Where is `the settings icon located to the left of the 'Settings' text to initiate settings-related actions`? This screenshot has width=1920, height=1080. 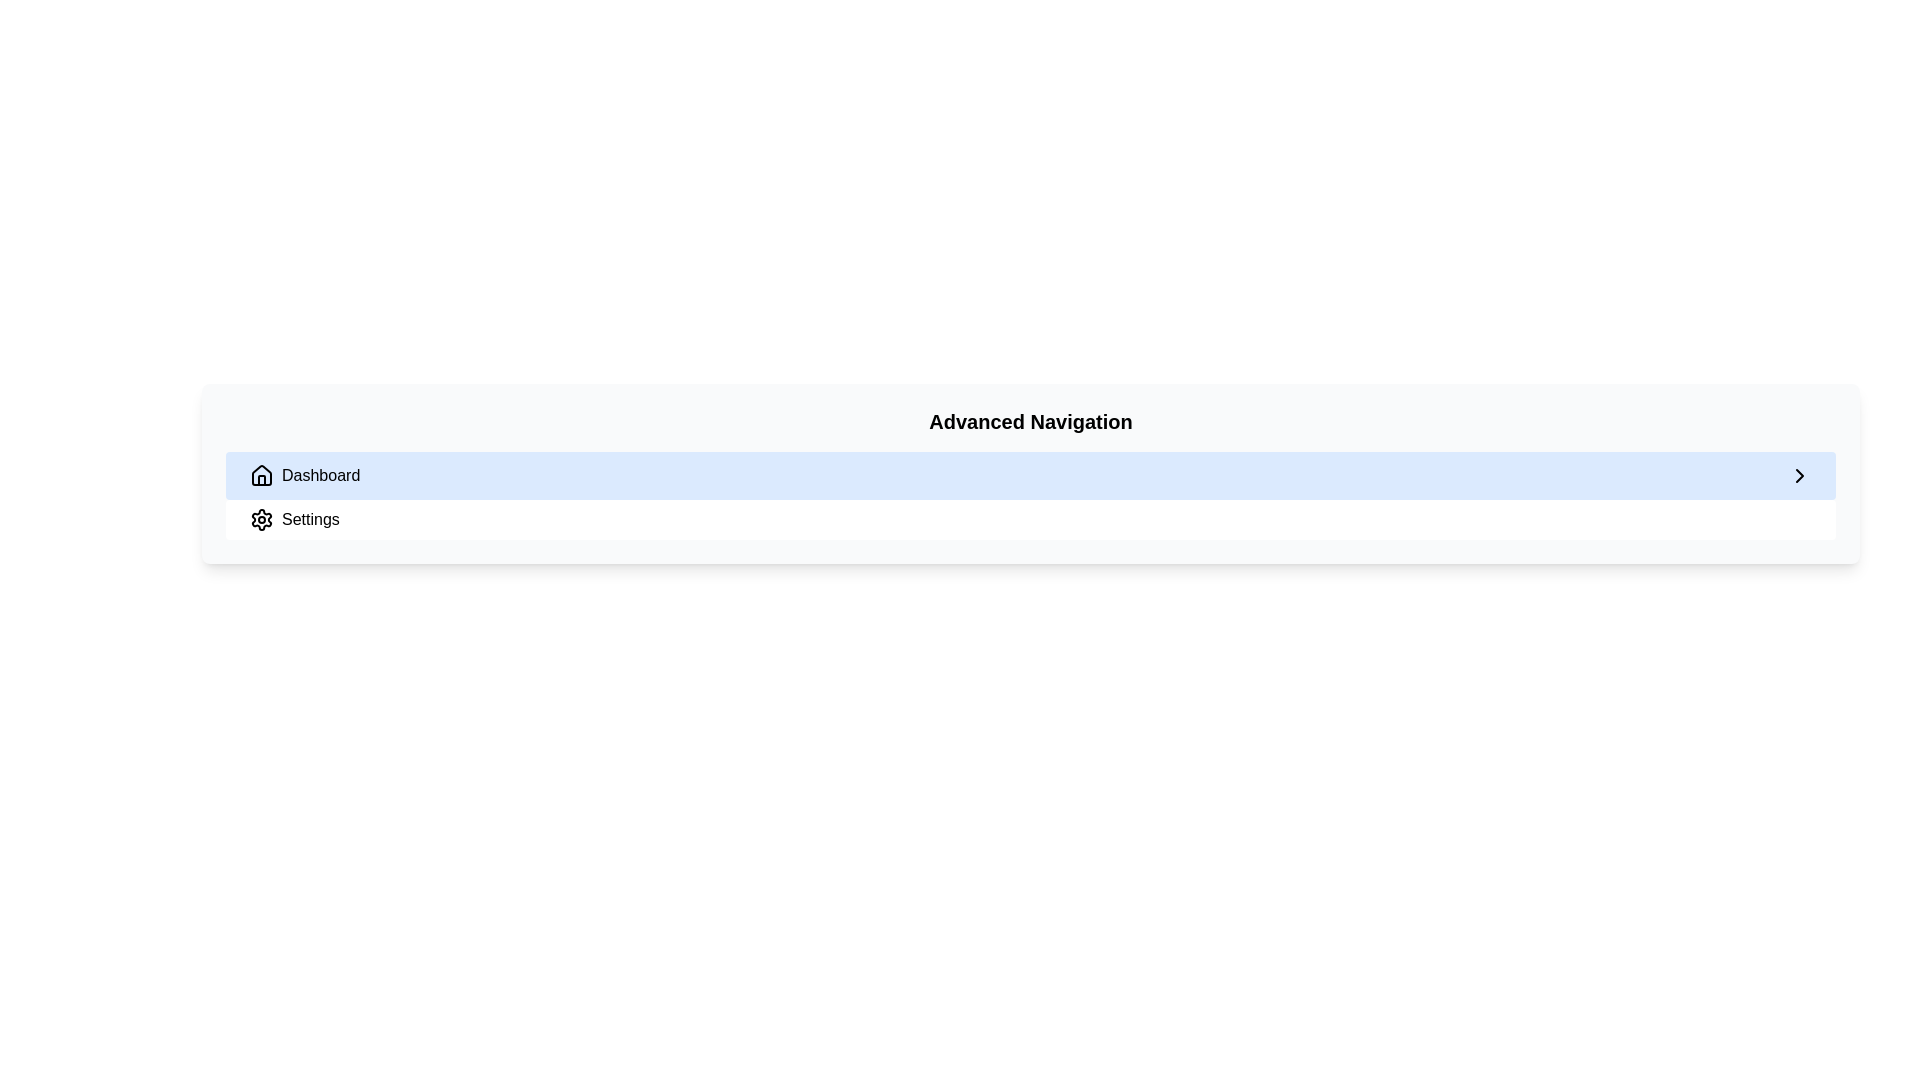
the settings icon located to the left of the 'Settings' text to initiate settings-related actions is located at coordinates (261, 519).